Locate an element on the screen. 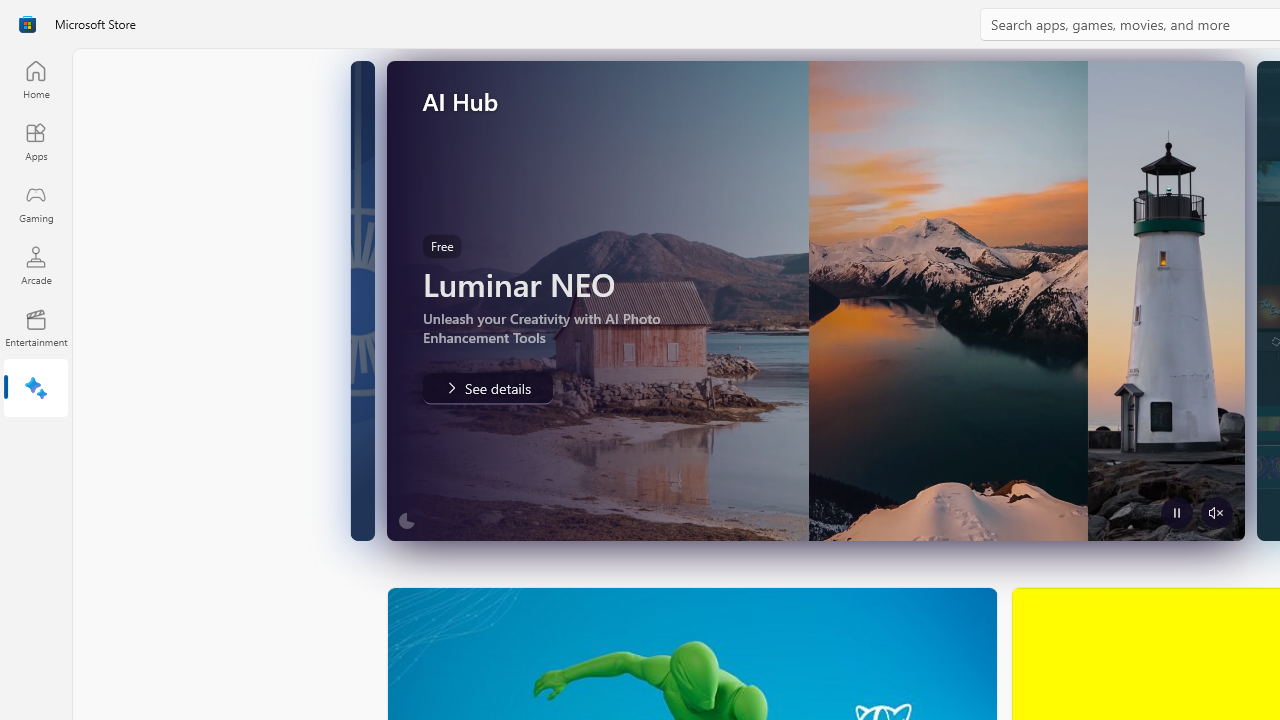 The image size is (1280, 720). 'Gaming' is located at coordinates (35, 203).